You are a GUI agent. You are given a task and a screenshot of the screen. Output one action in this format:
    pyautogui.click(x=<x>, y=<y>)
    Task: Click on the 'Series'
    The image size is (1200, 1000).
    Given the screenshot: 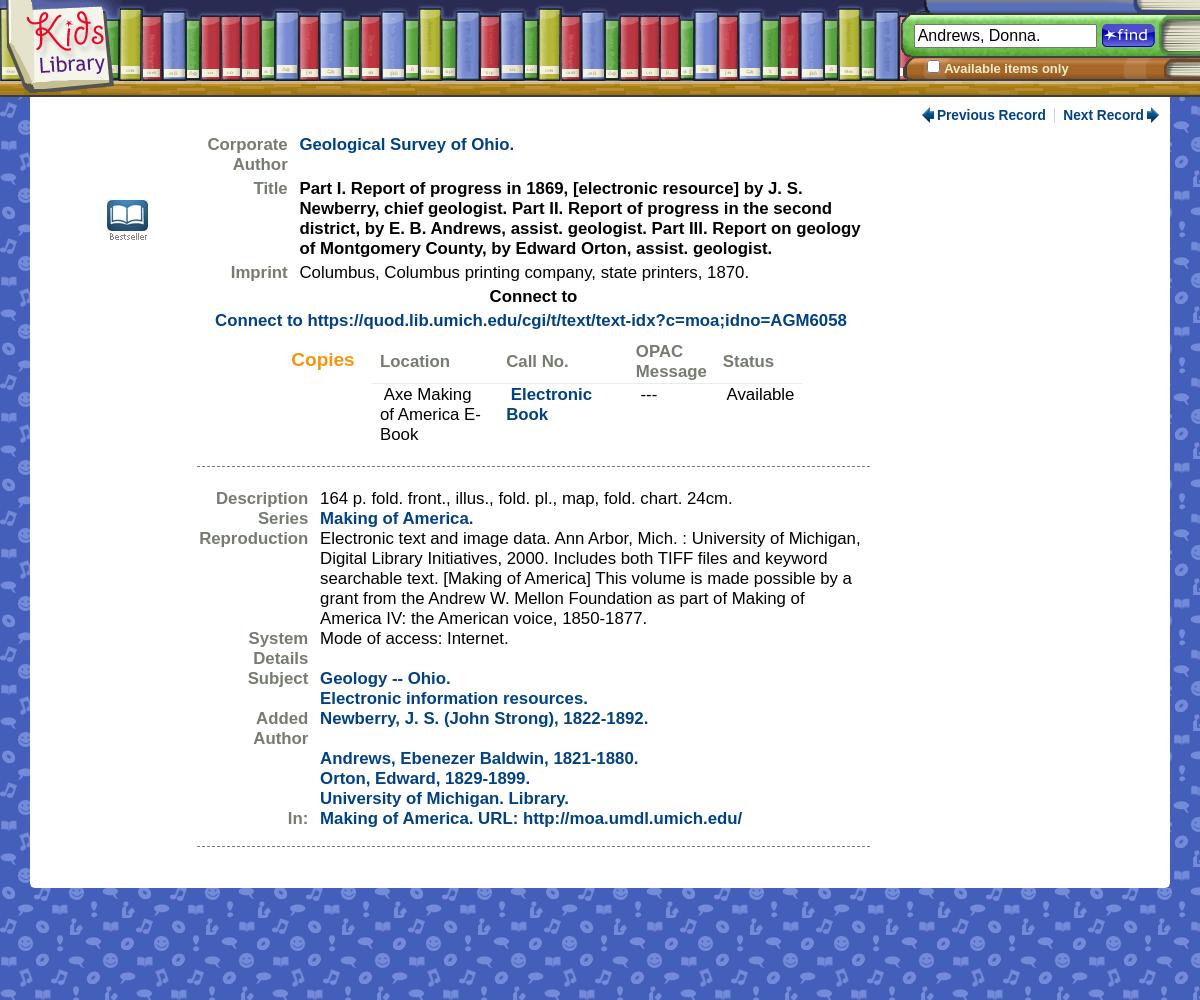 What is the action you would take?
    pyautogui.click(x=281, y=518)
    